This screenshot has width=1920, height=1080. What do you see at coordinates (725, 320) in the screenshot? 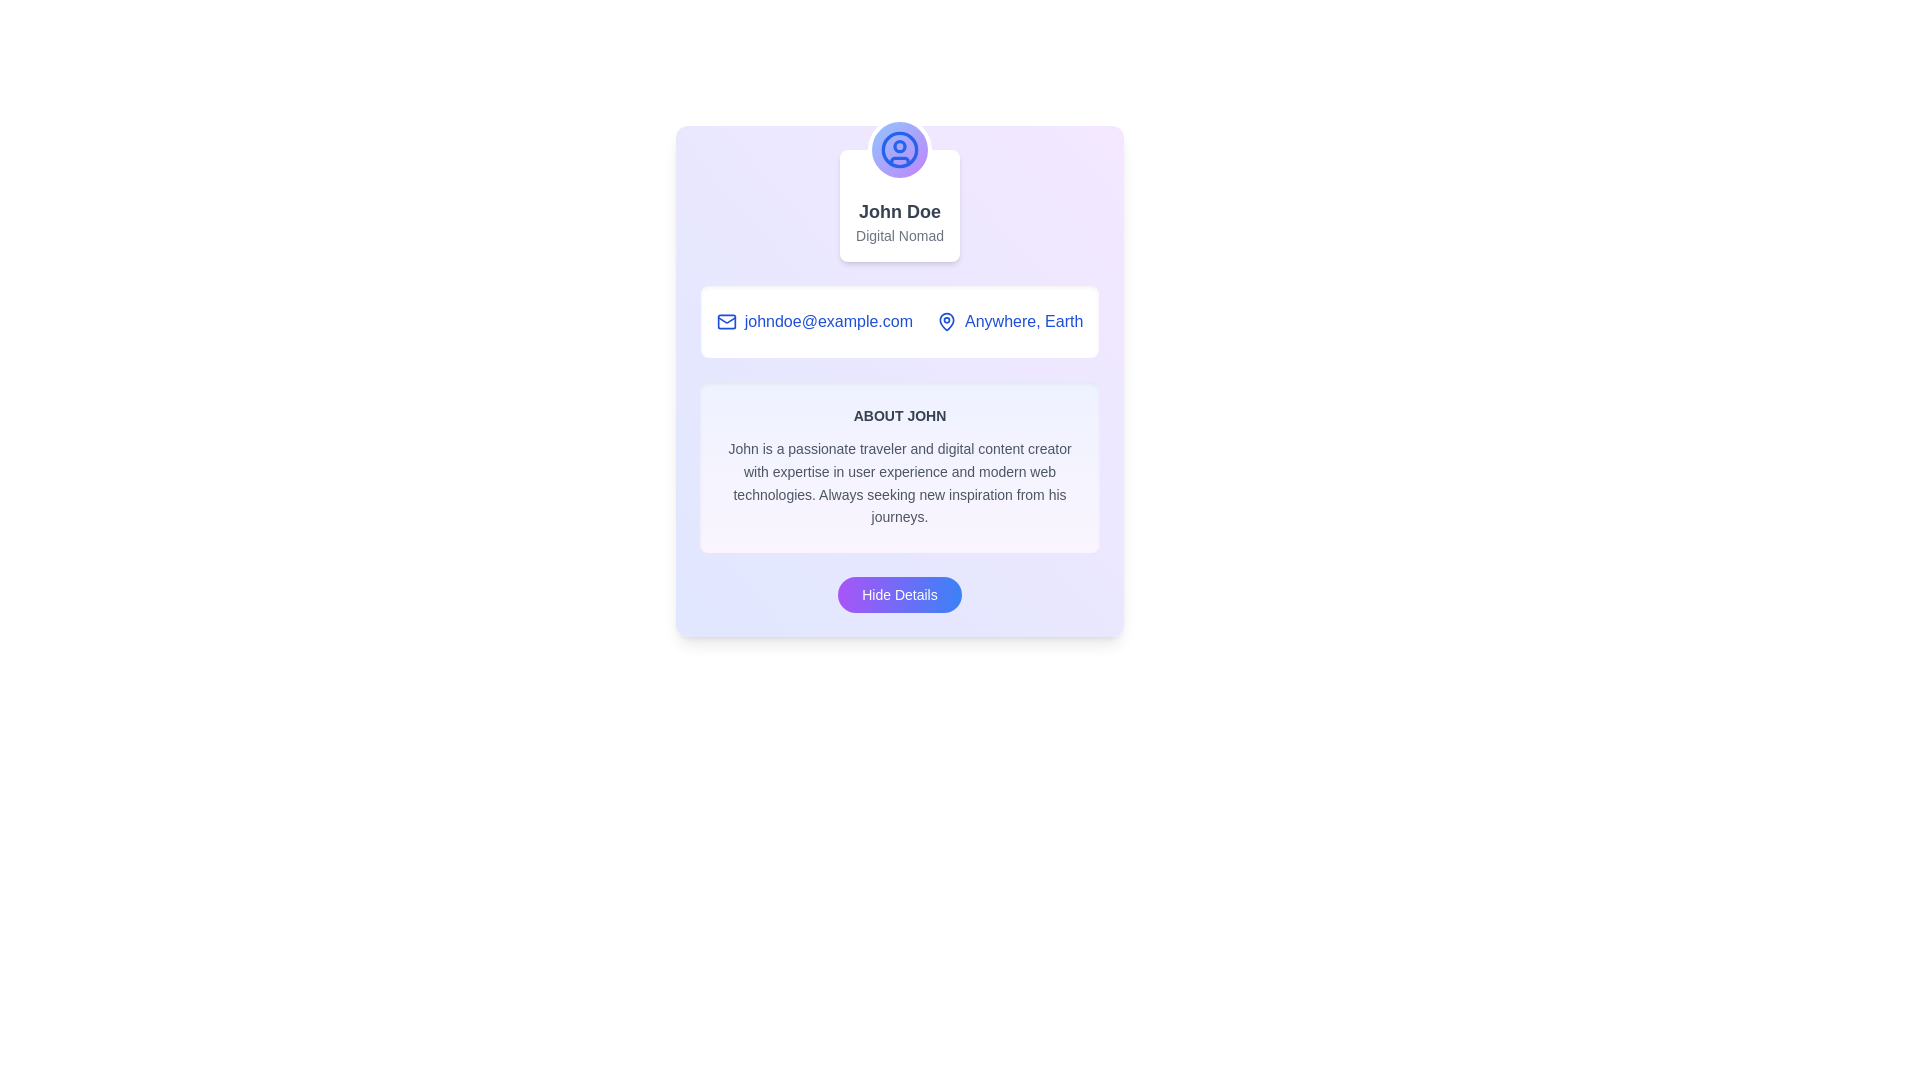
I see `the representation of the email icon by clicking on the Envelope Base icon component, which visually signifies an email address in the user profile interface` at bounding box center [725, 320].